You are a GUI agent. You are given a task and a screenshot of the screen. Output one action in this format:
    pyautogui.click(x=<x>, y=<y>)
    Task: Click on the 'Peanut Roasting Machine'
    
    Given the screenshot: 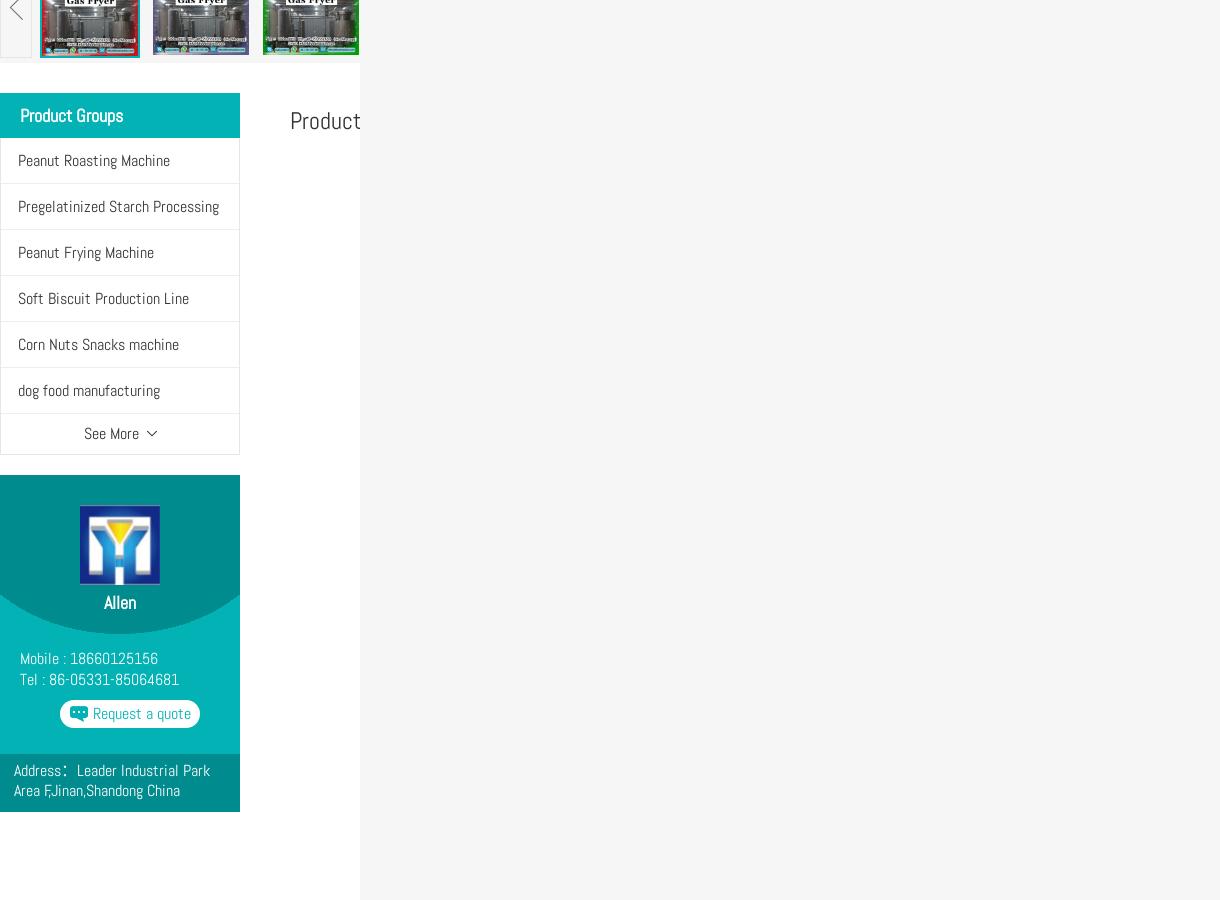 What is the action you would take?
    pyautogui.click(x=18, y=160)
    